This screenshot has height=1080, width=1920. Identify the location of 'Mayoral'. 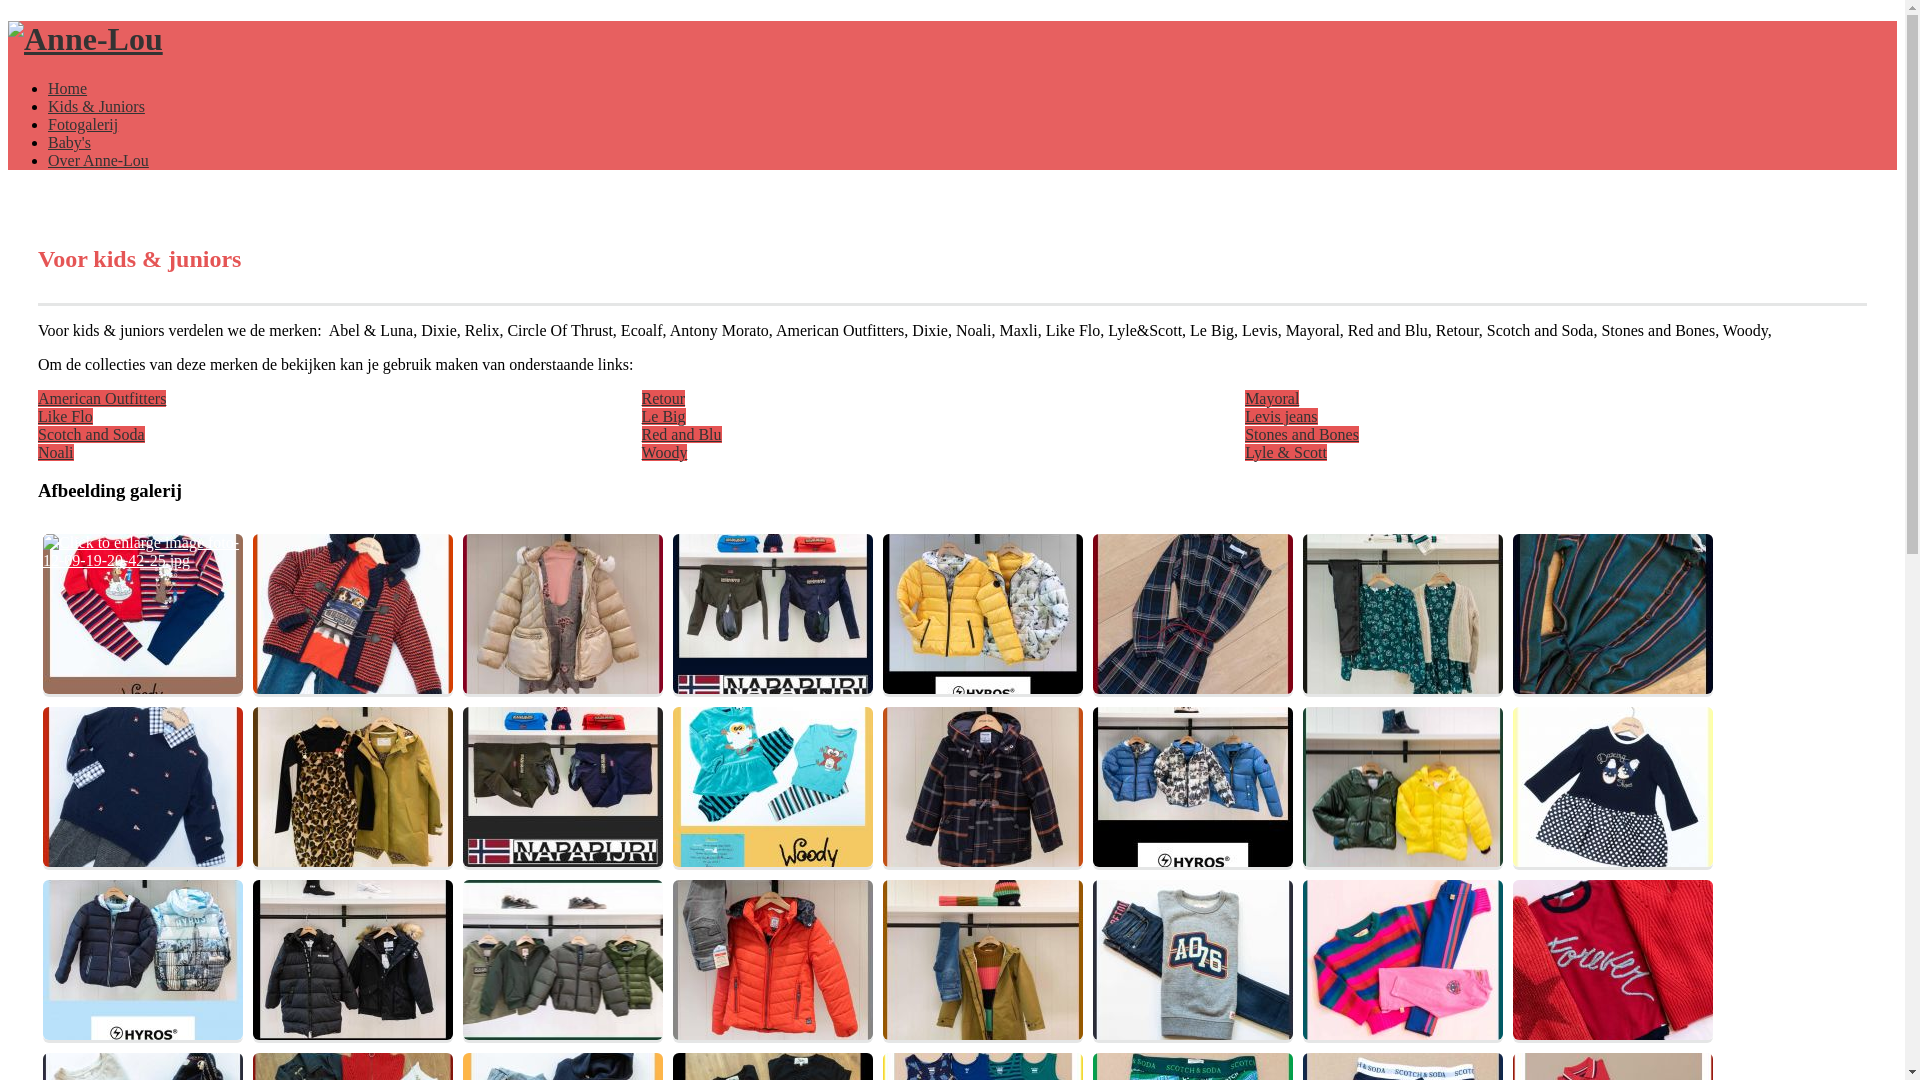
(1271, 398).